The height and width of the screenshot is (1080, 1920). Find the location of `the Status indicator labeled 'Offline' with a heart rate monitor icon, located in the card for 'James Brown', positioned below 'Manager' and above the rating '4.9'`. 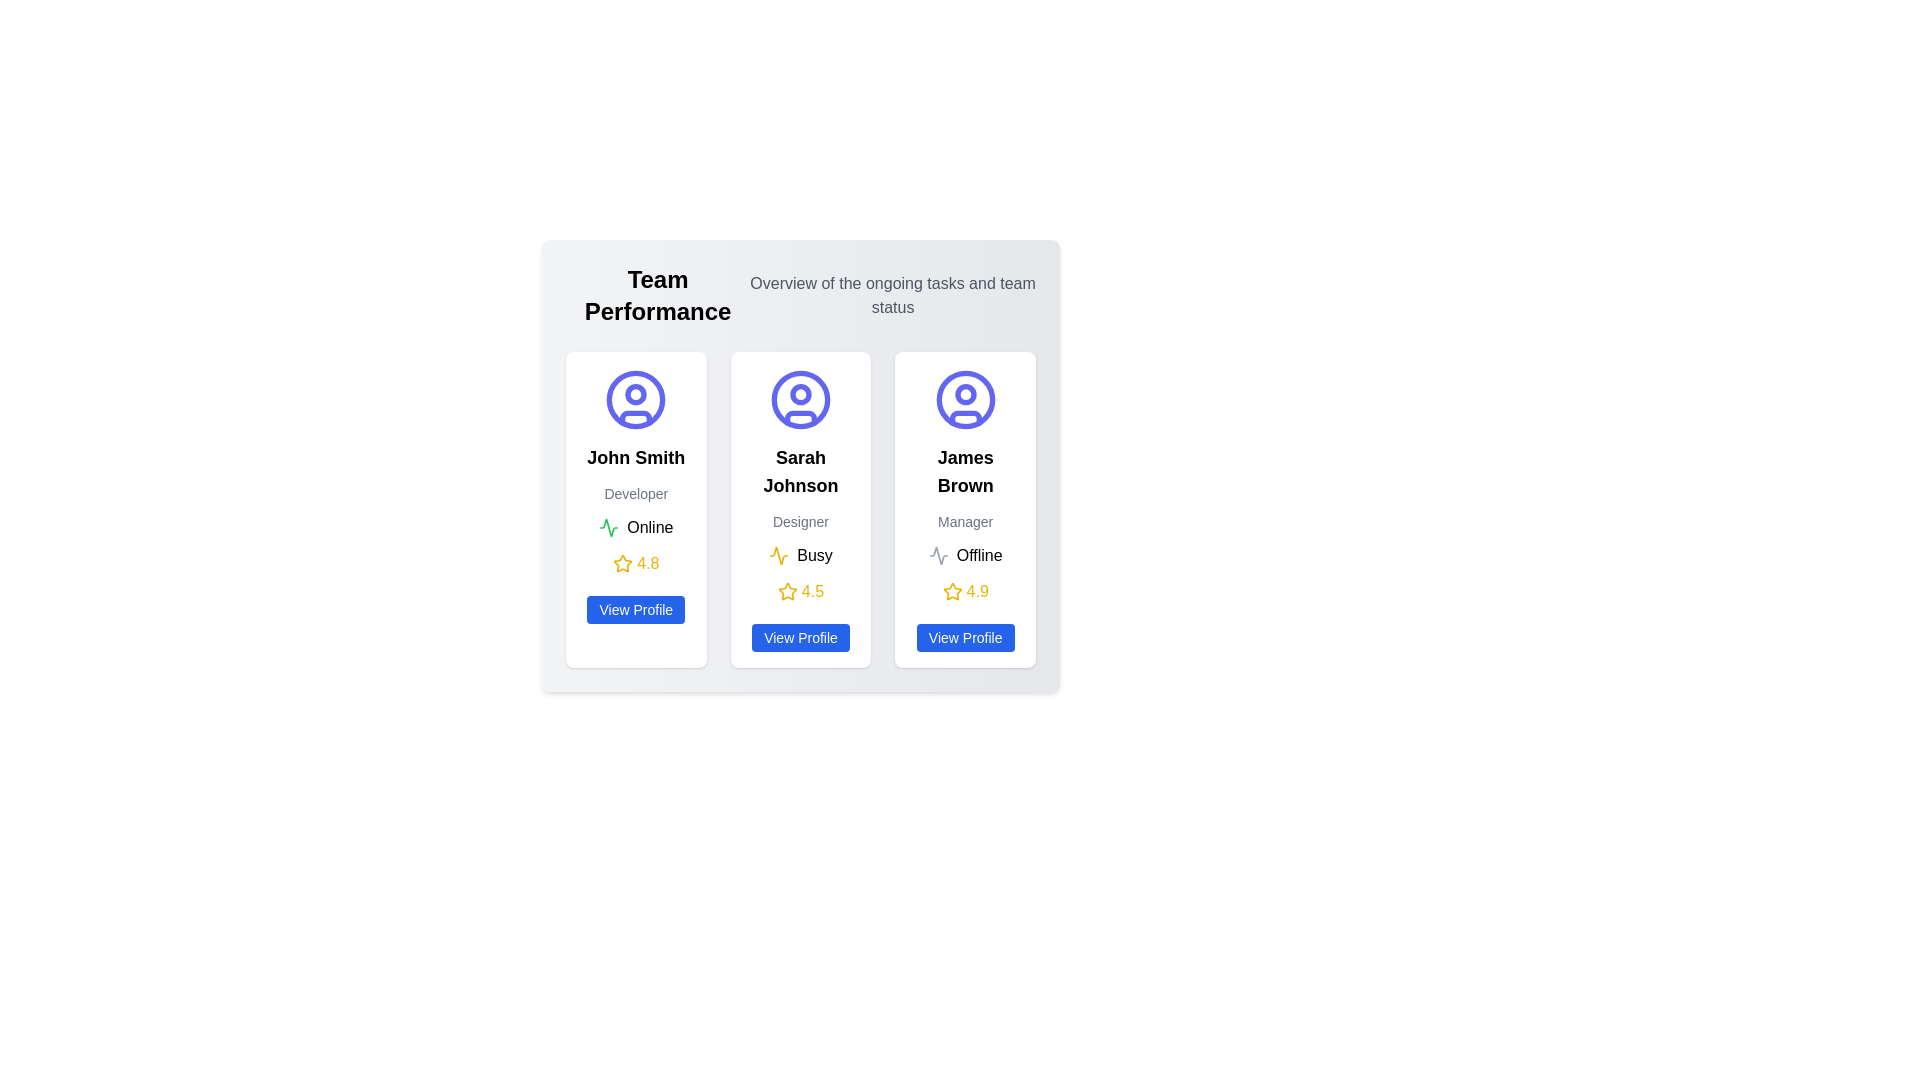

the Status indicator labeled 'Offline' with a heart rate monitor icon, located in the card for 'James Brown', positioned below 'Manager' and above the rating '4.9' is located at coordinates (965, 555).